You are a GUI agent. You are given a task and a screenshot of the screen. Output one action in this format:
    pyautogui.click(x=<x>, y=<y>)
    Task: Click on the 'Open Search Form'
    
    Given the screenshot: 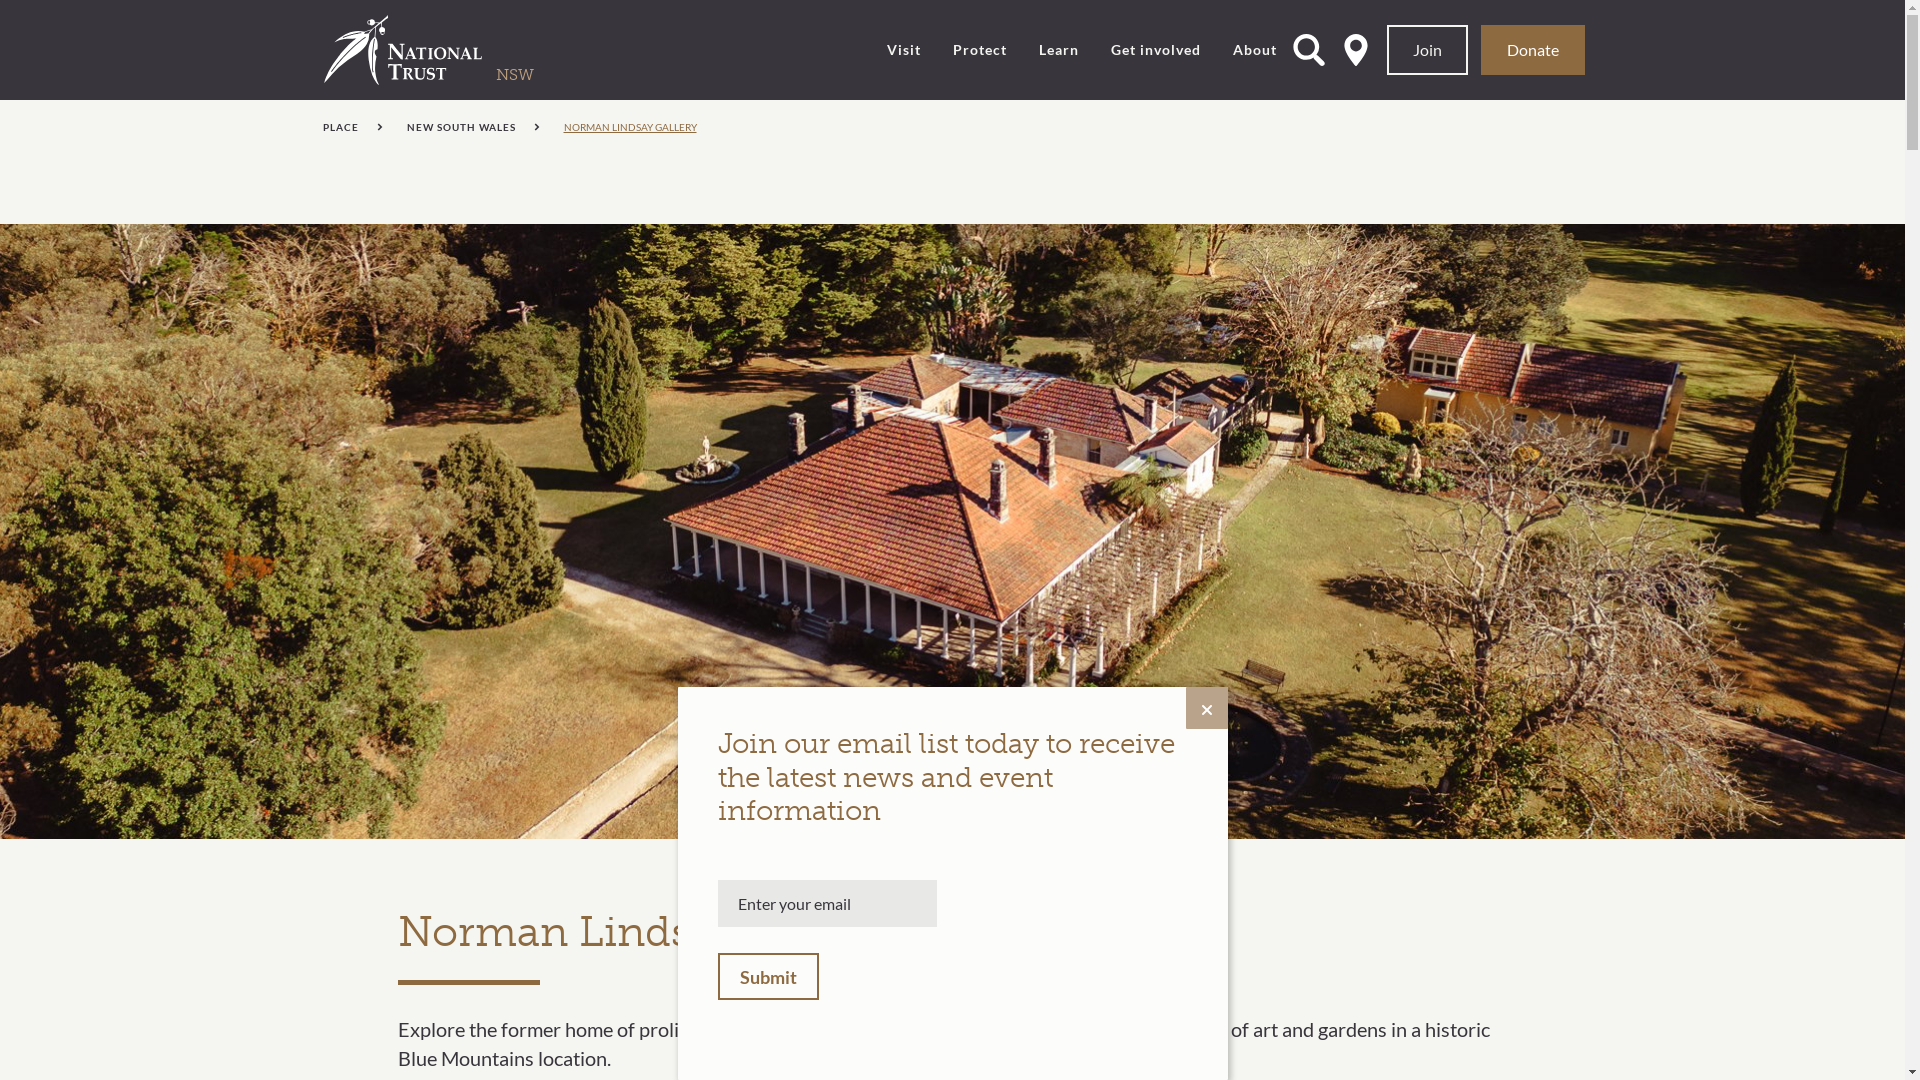 What is the action you would take?
    pyautogui.click(x=1292, y=49)
    